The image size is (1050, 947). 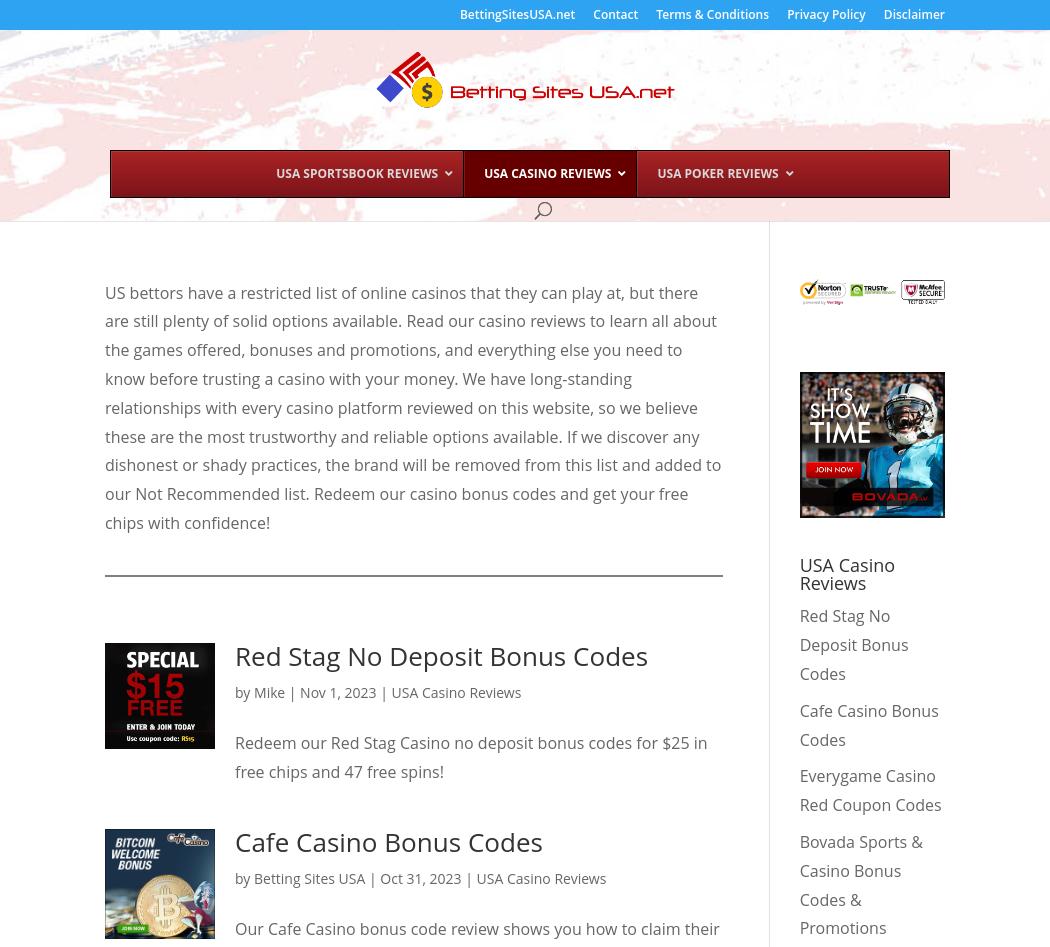 What do you see at coordinates (516, 14) in the screenshot?
I see `'BettingSitesUSA.net'` at bounding box center [516, 14].